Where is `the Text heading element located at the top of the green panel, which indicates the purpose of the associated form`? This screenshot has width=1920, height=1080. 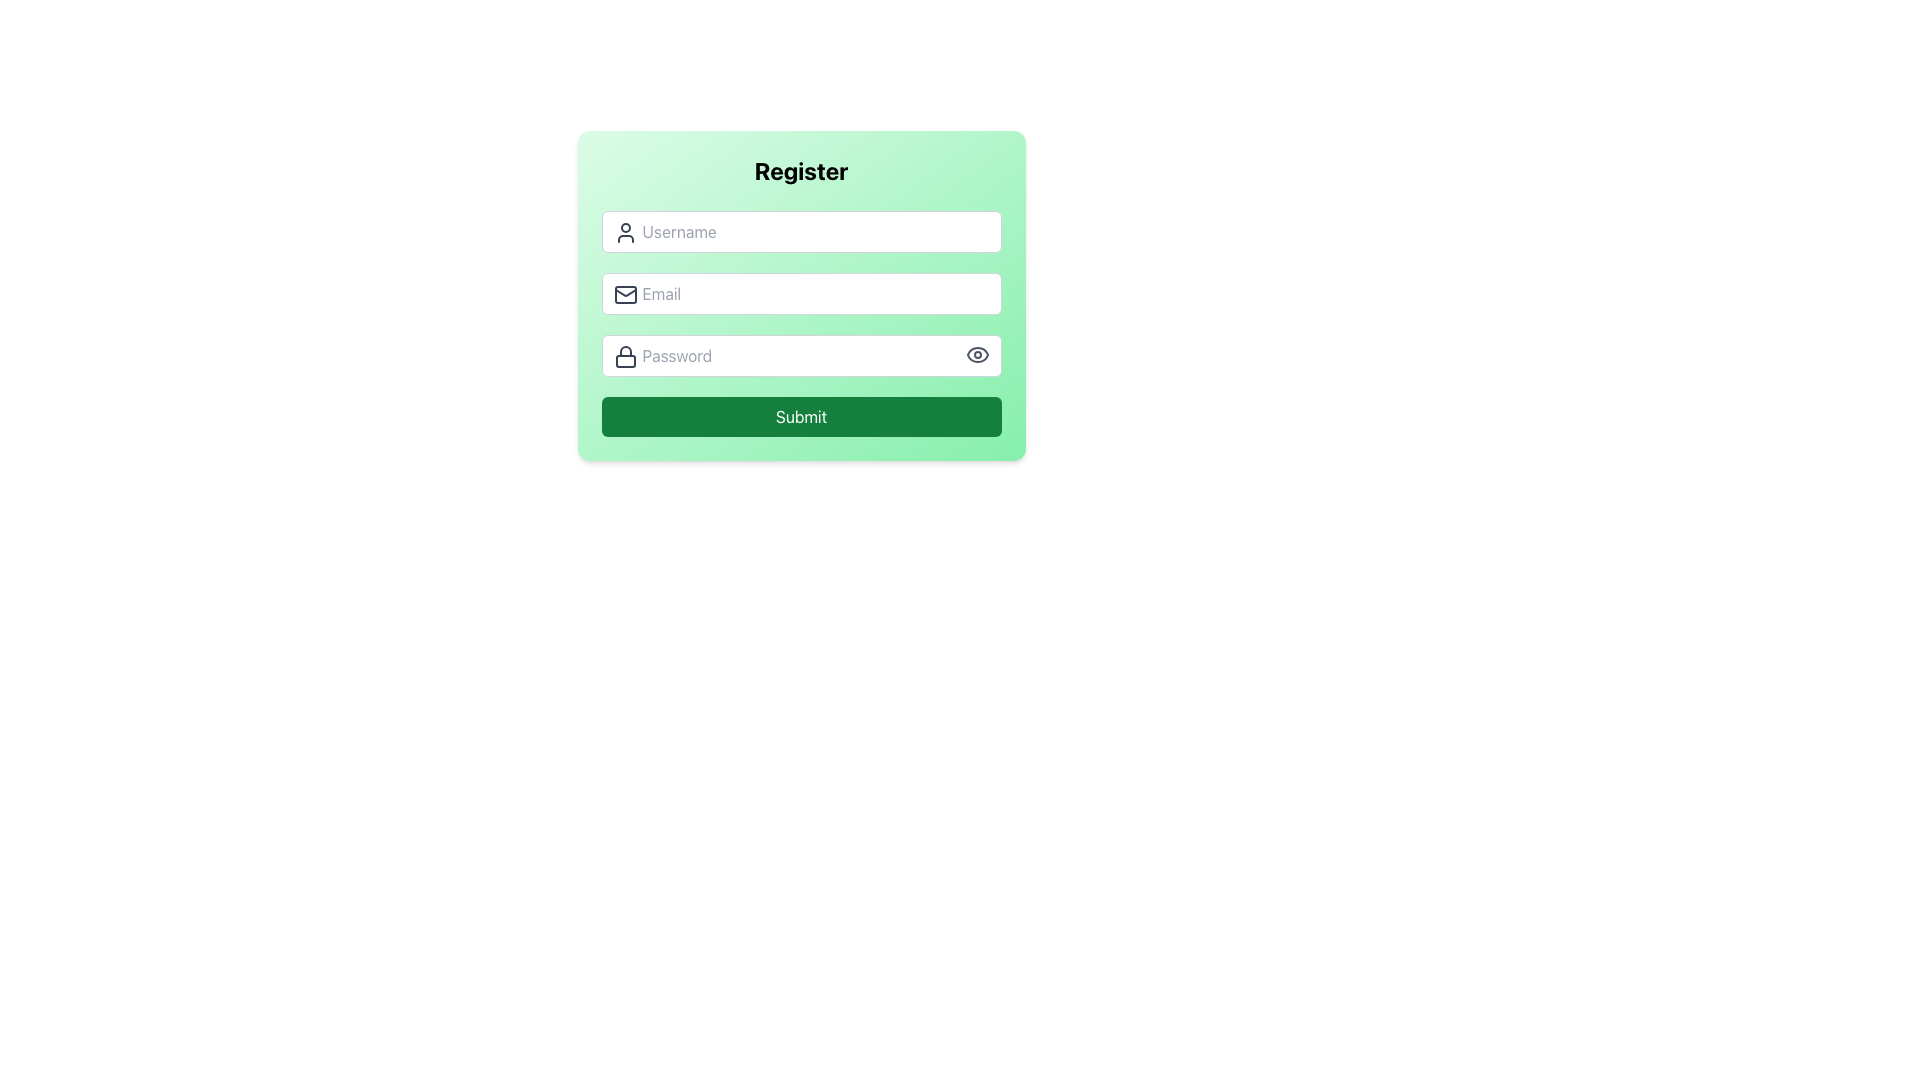 the Text heading element located at the top of the green panel, which indicates the purpose of the associated form is located at coordinates (801, 169).